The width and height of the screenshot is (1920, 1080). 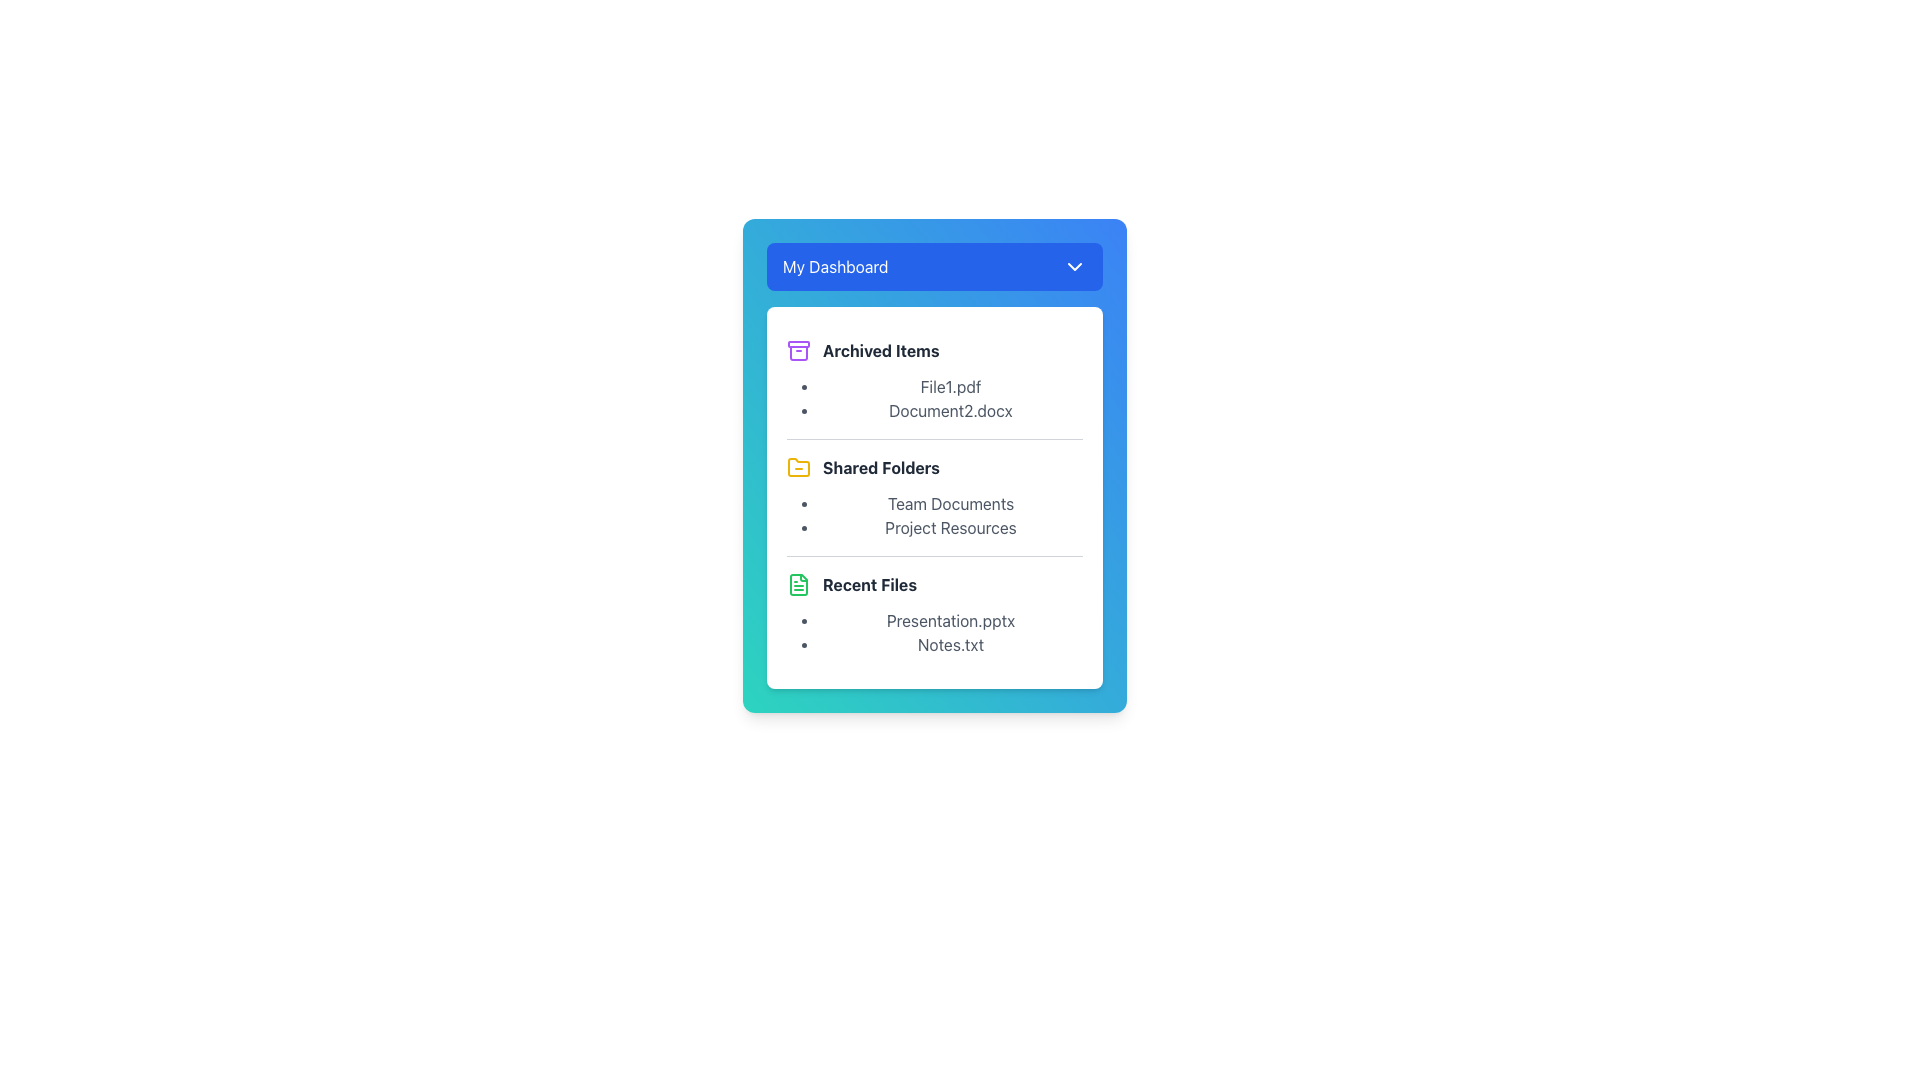 I want to click on the yellow folder-shaped icon located to the left of the 'Shared Folders' heading text in the middle section of the dashboard card interface, so click(x=797, y=467).